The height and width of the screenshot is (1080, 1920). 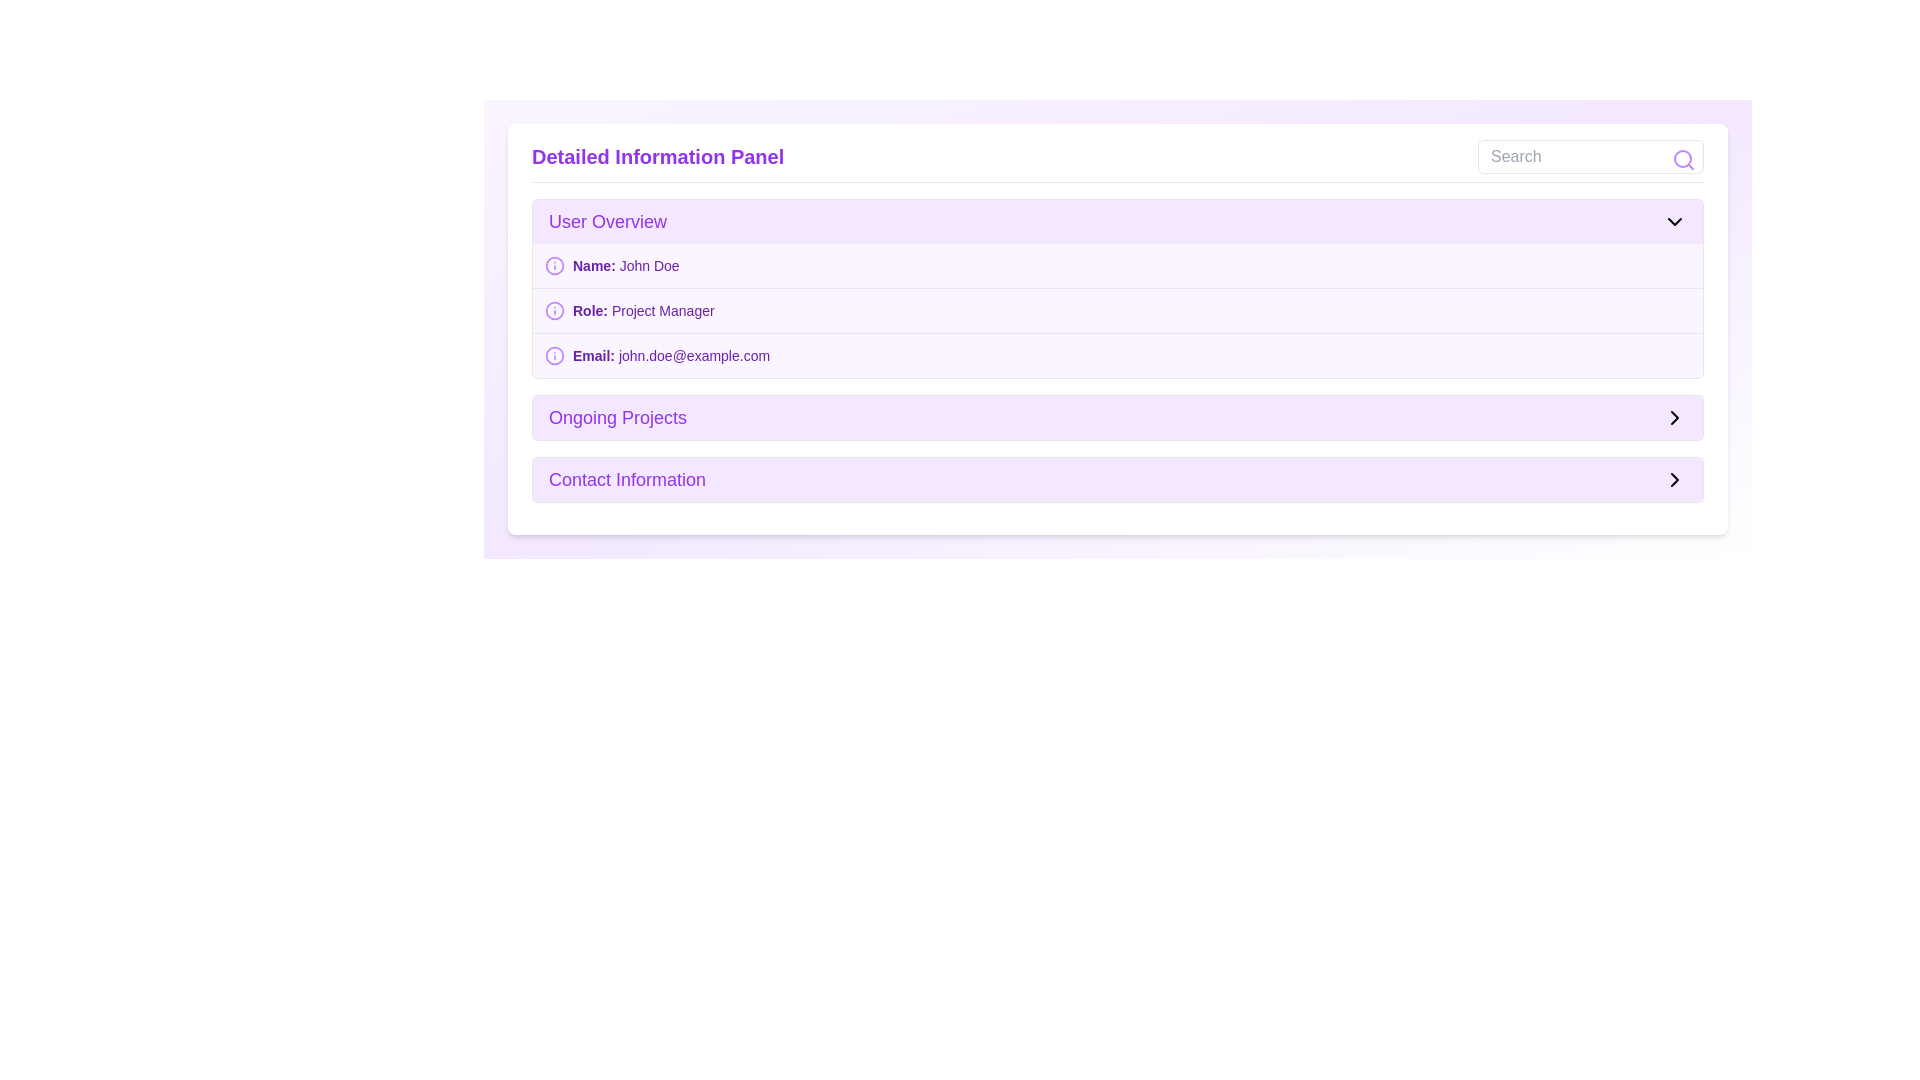 What do you see at coordinates (1117, 222) in the screenshot?
I see `the toggle button at the top of the user details section` at bounding box center [1117, 222].